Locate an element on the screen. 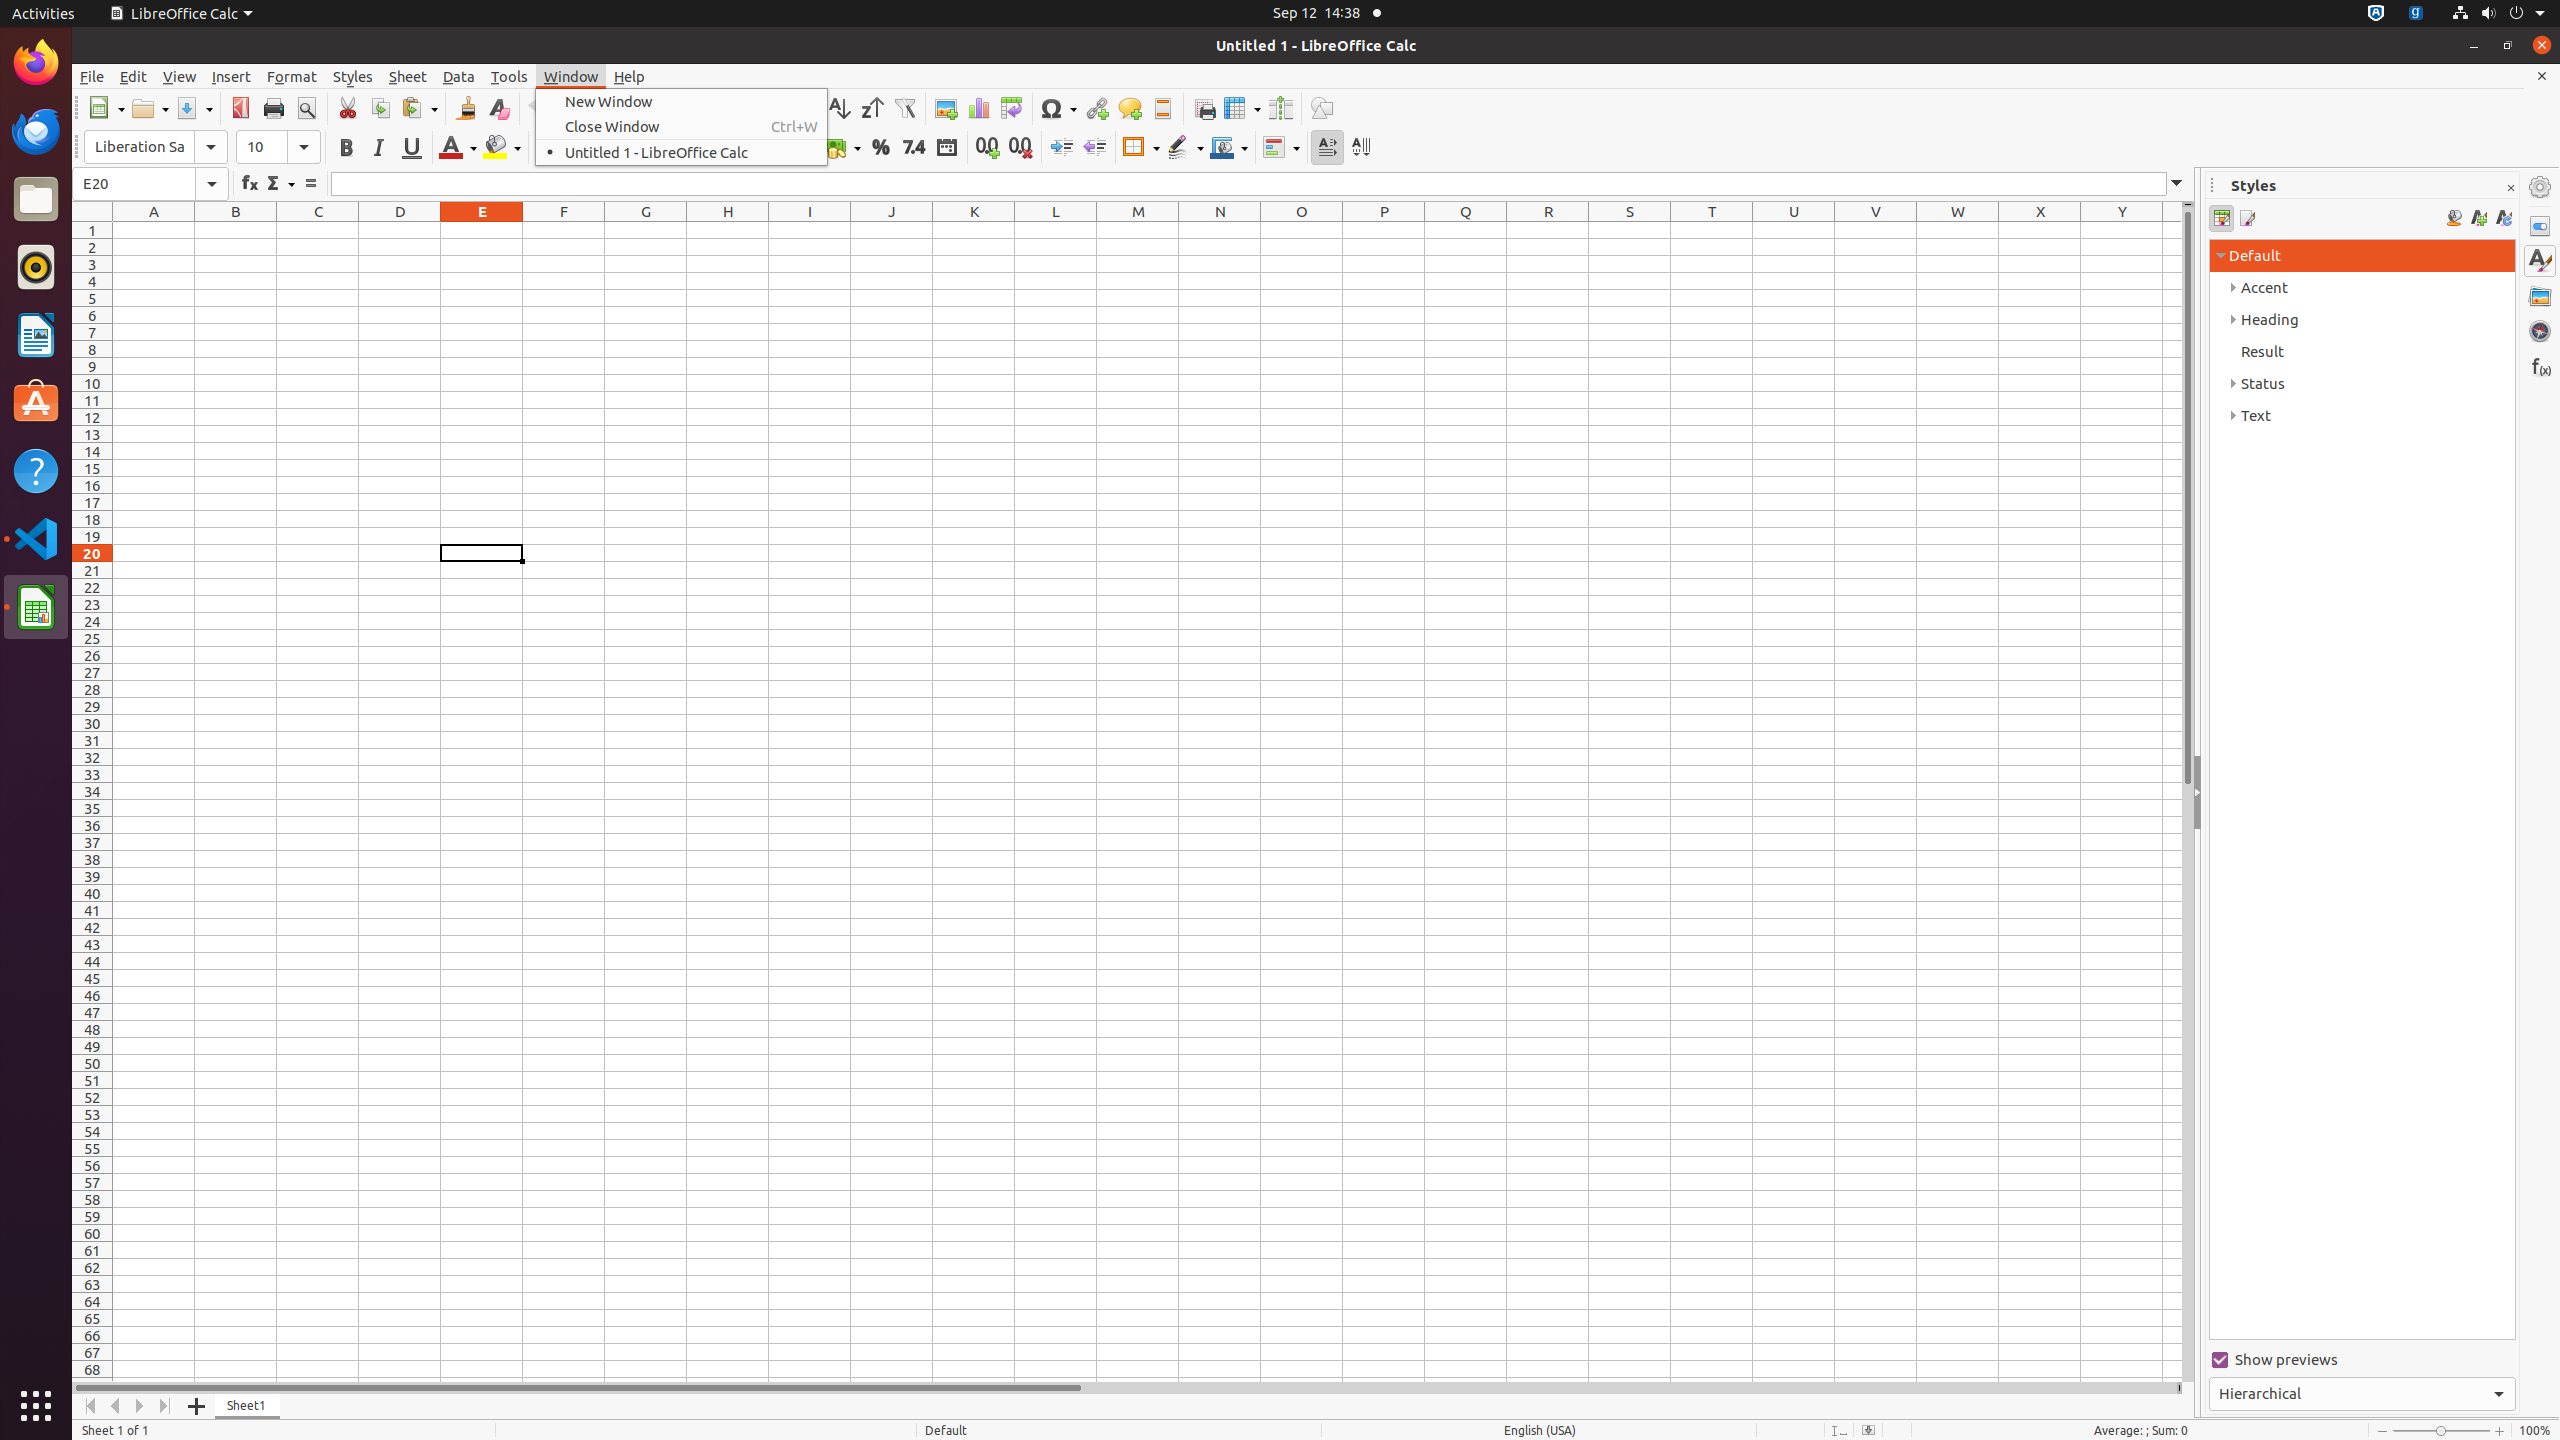  'Name Box' is located at coordinates (150, 183).